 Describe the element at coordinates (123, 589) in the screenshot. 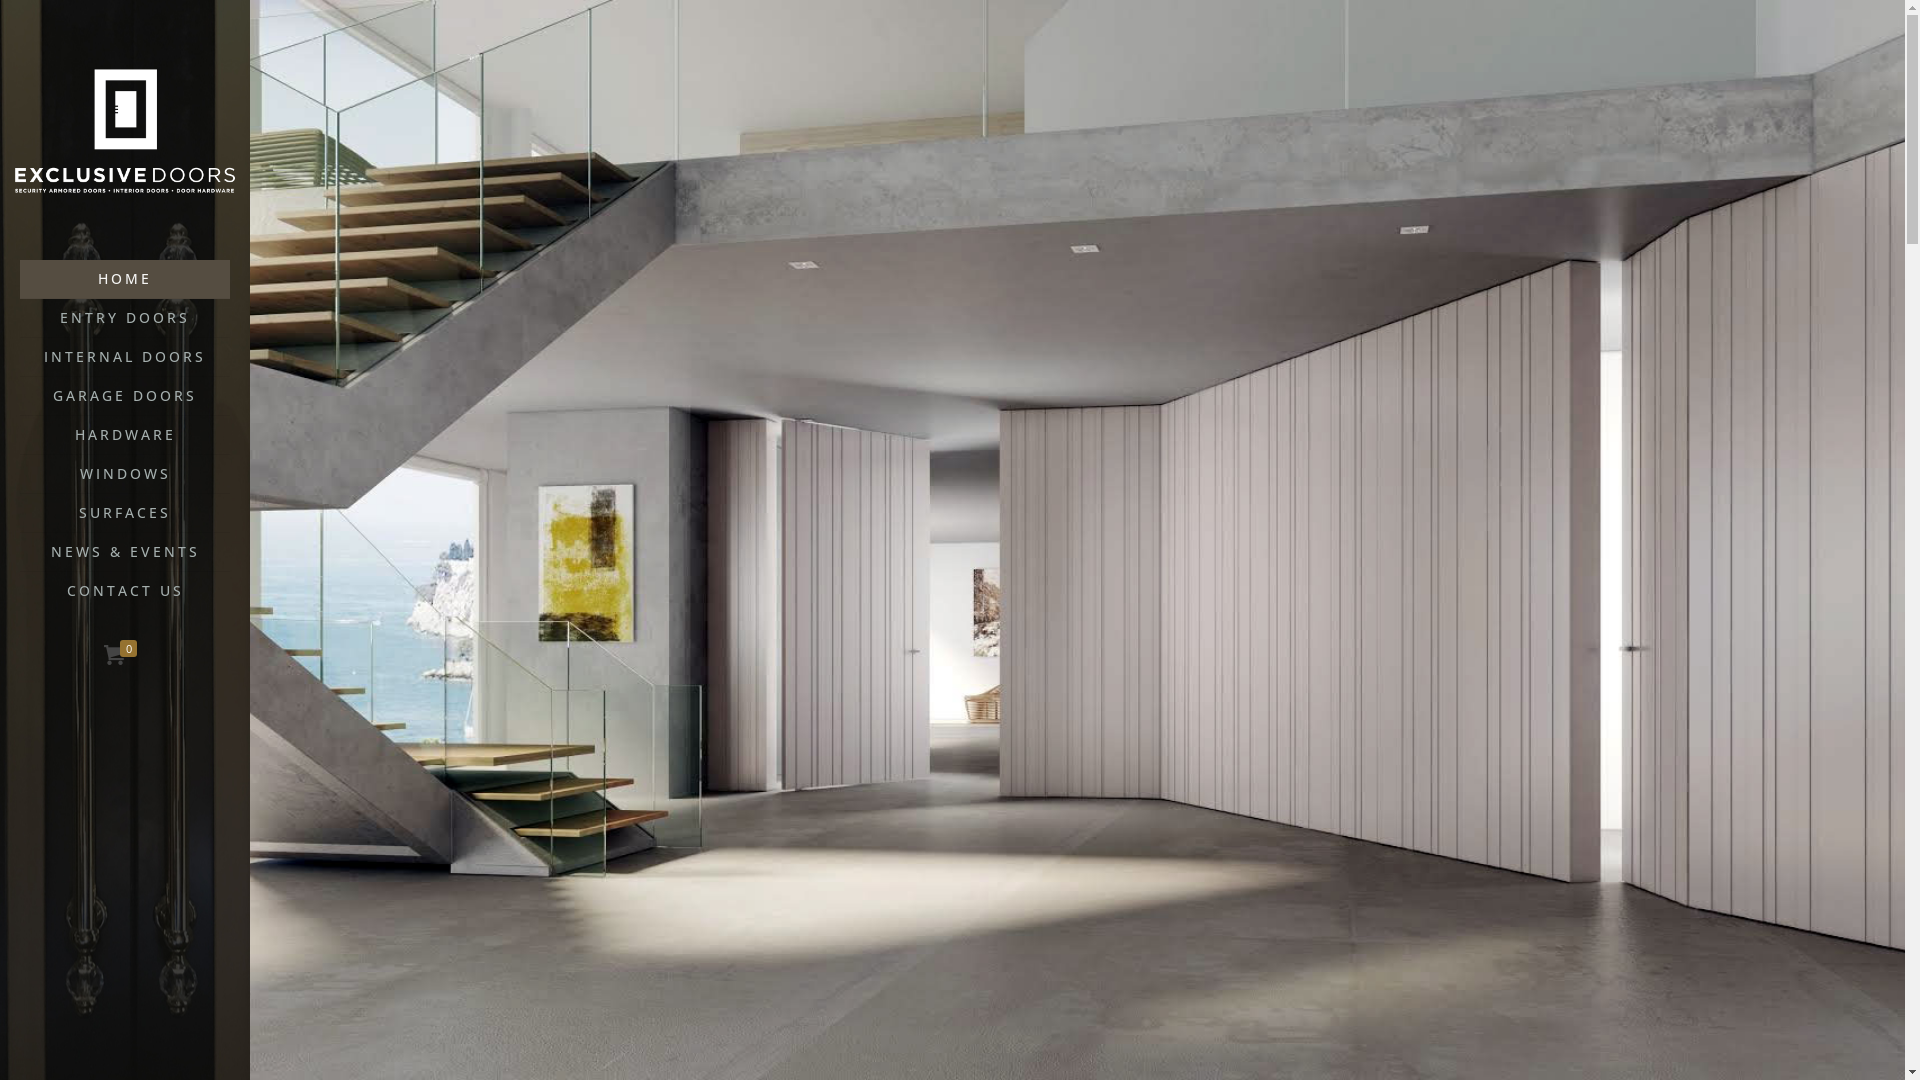

I see `'CONTACT US'` at that location.